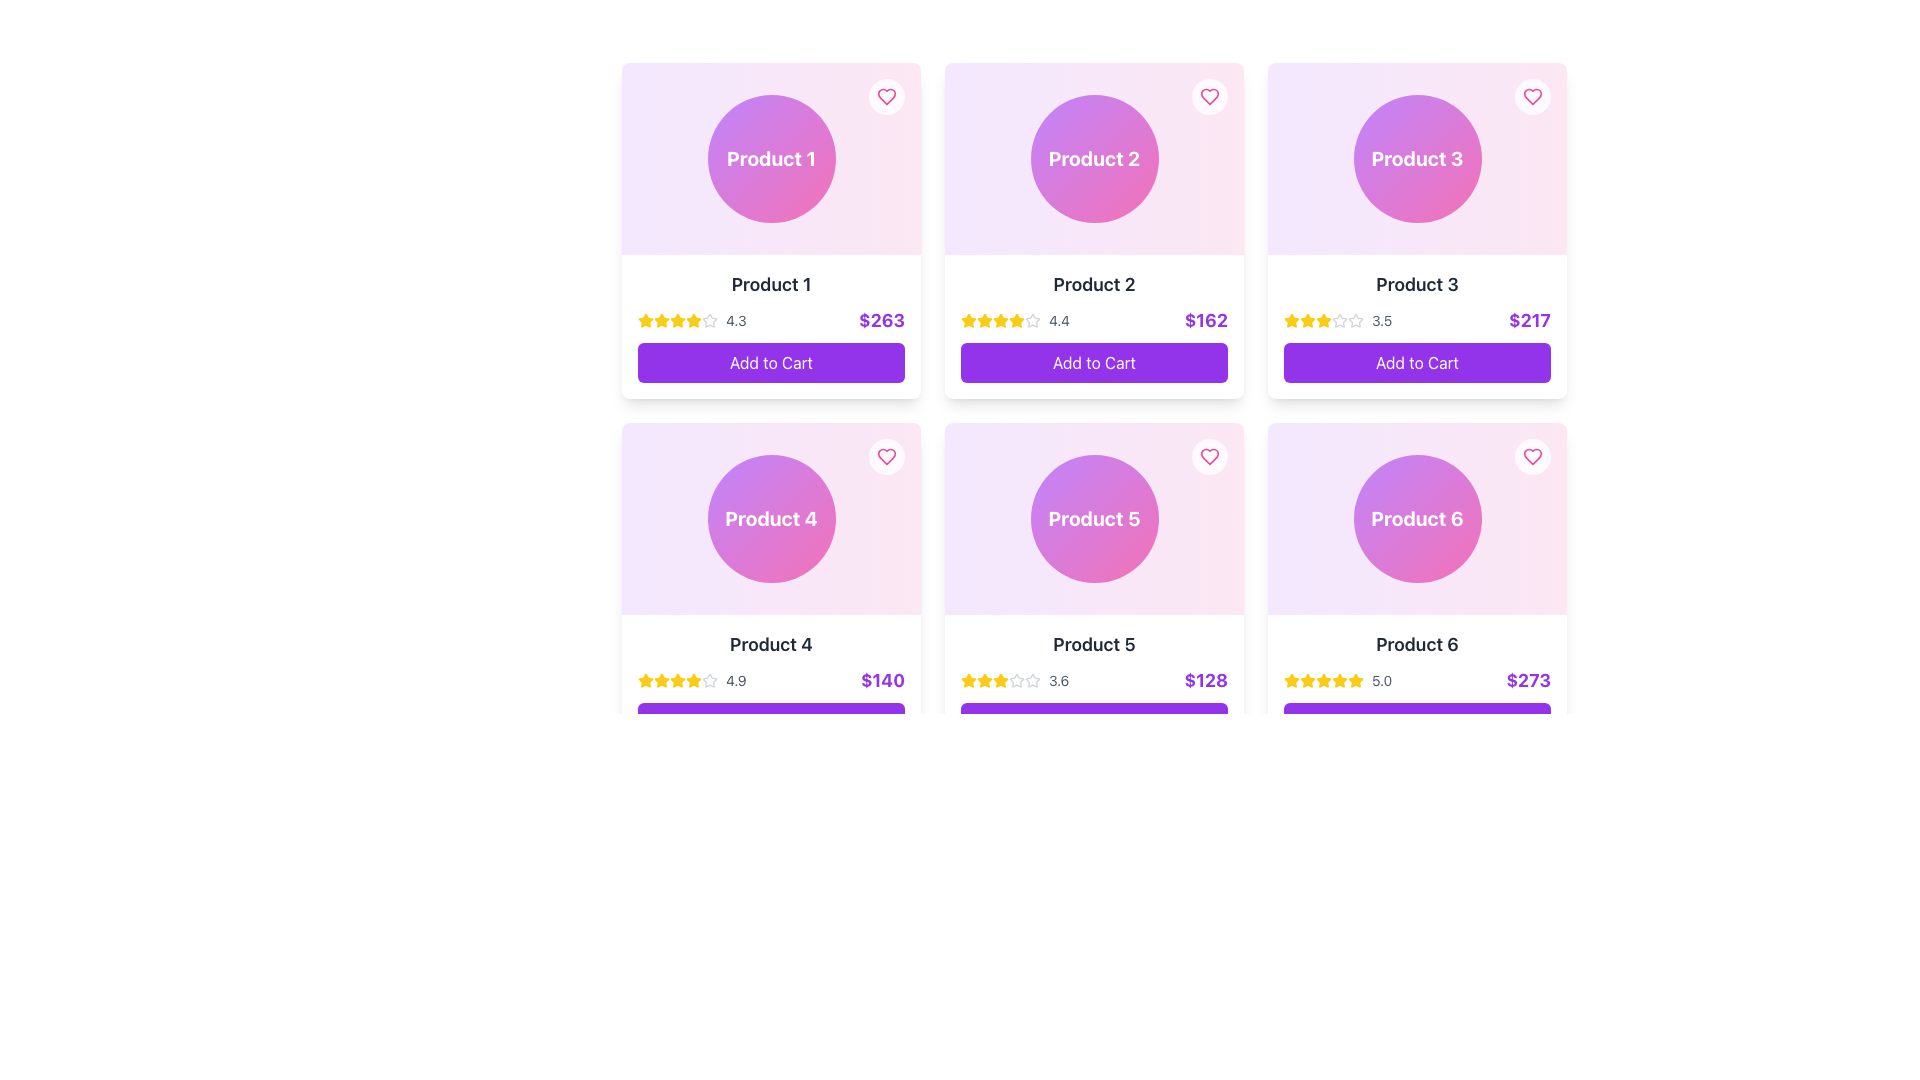 Image resolution: width=1920 pixels, height=1080 pixels. I want to click on the heart button located in the top-right corner of the 'Product 1' card, so click(886, 96).